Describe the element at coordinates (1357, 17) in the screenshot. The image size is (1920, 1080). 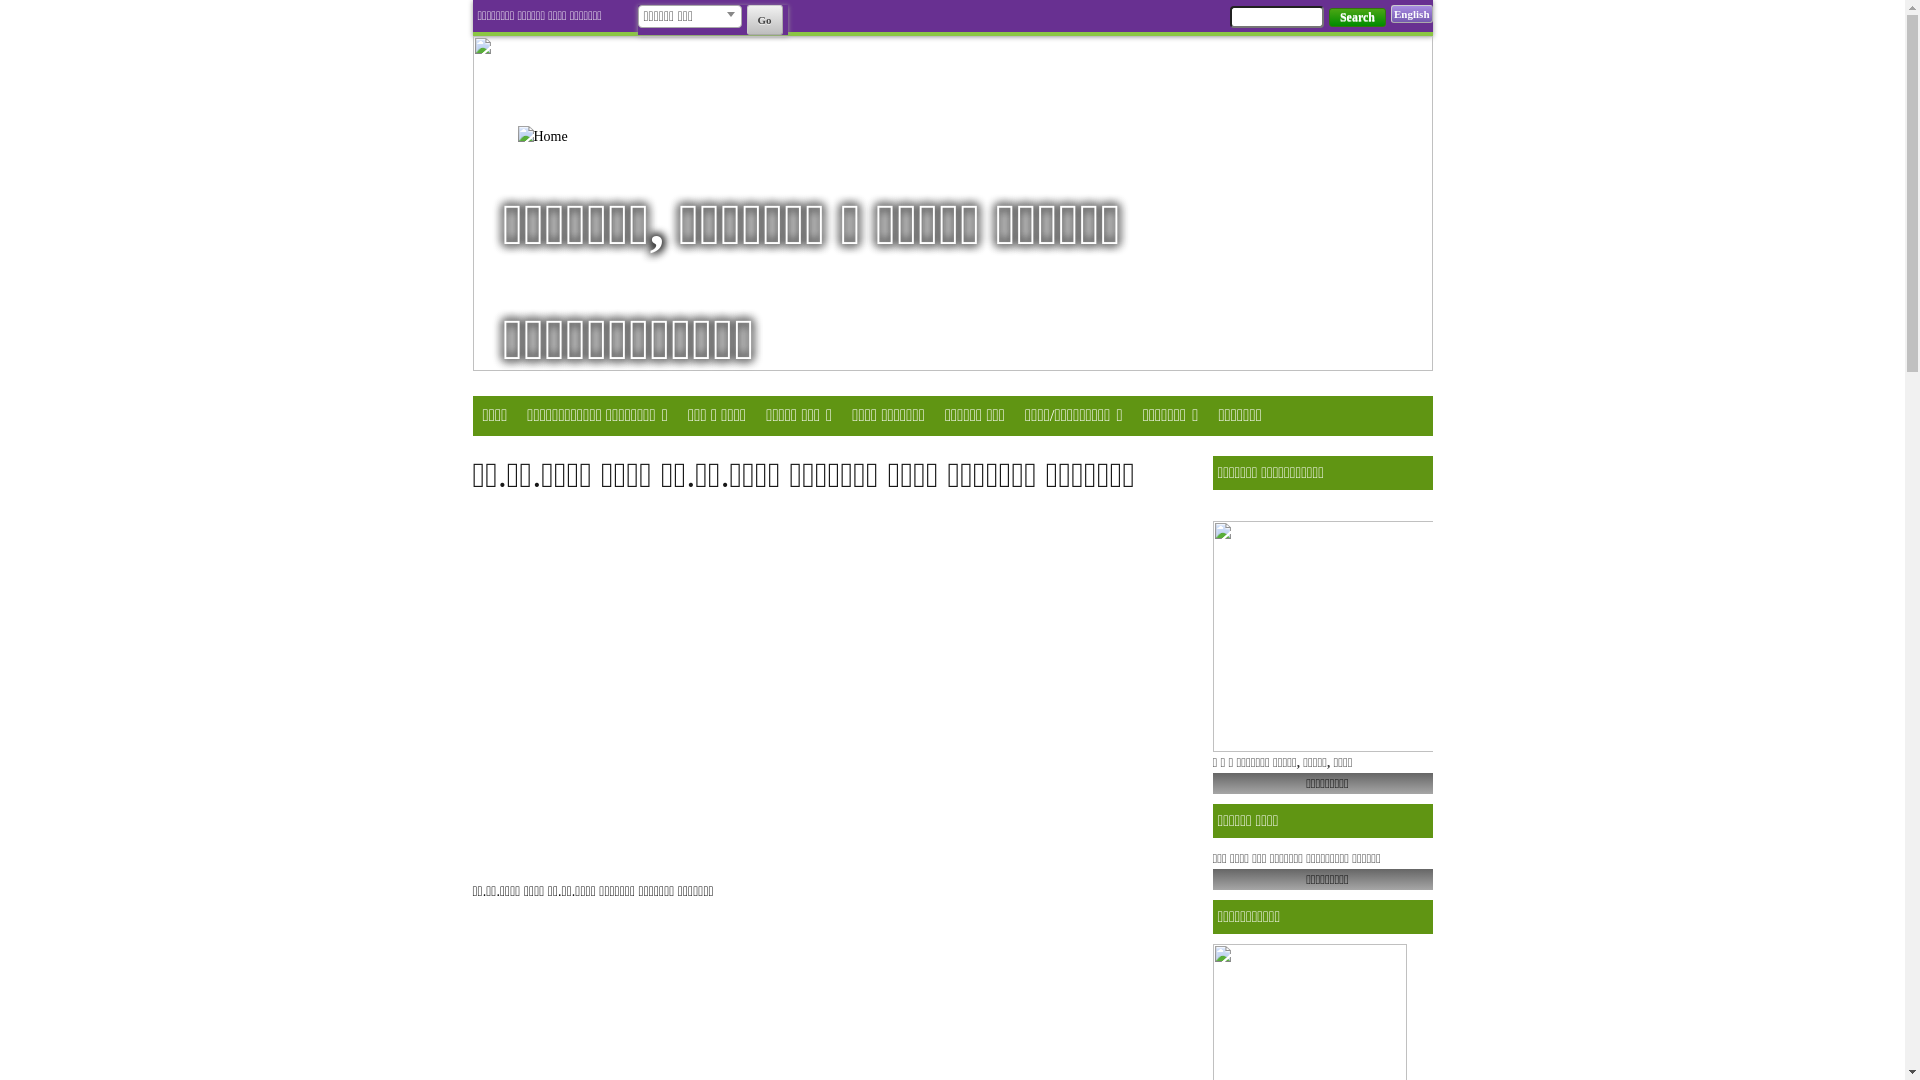
I see `'Search'` at that location.